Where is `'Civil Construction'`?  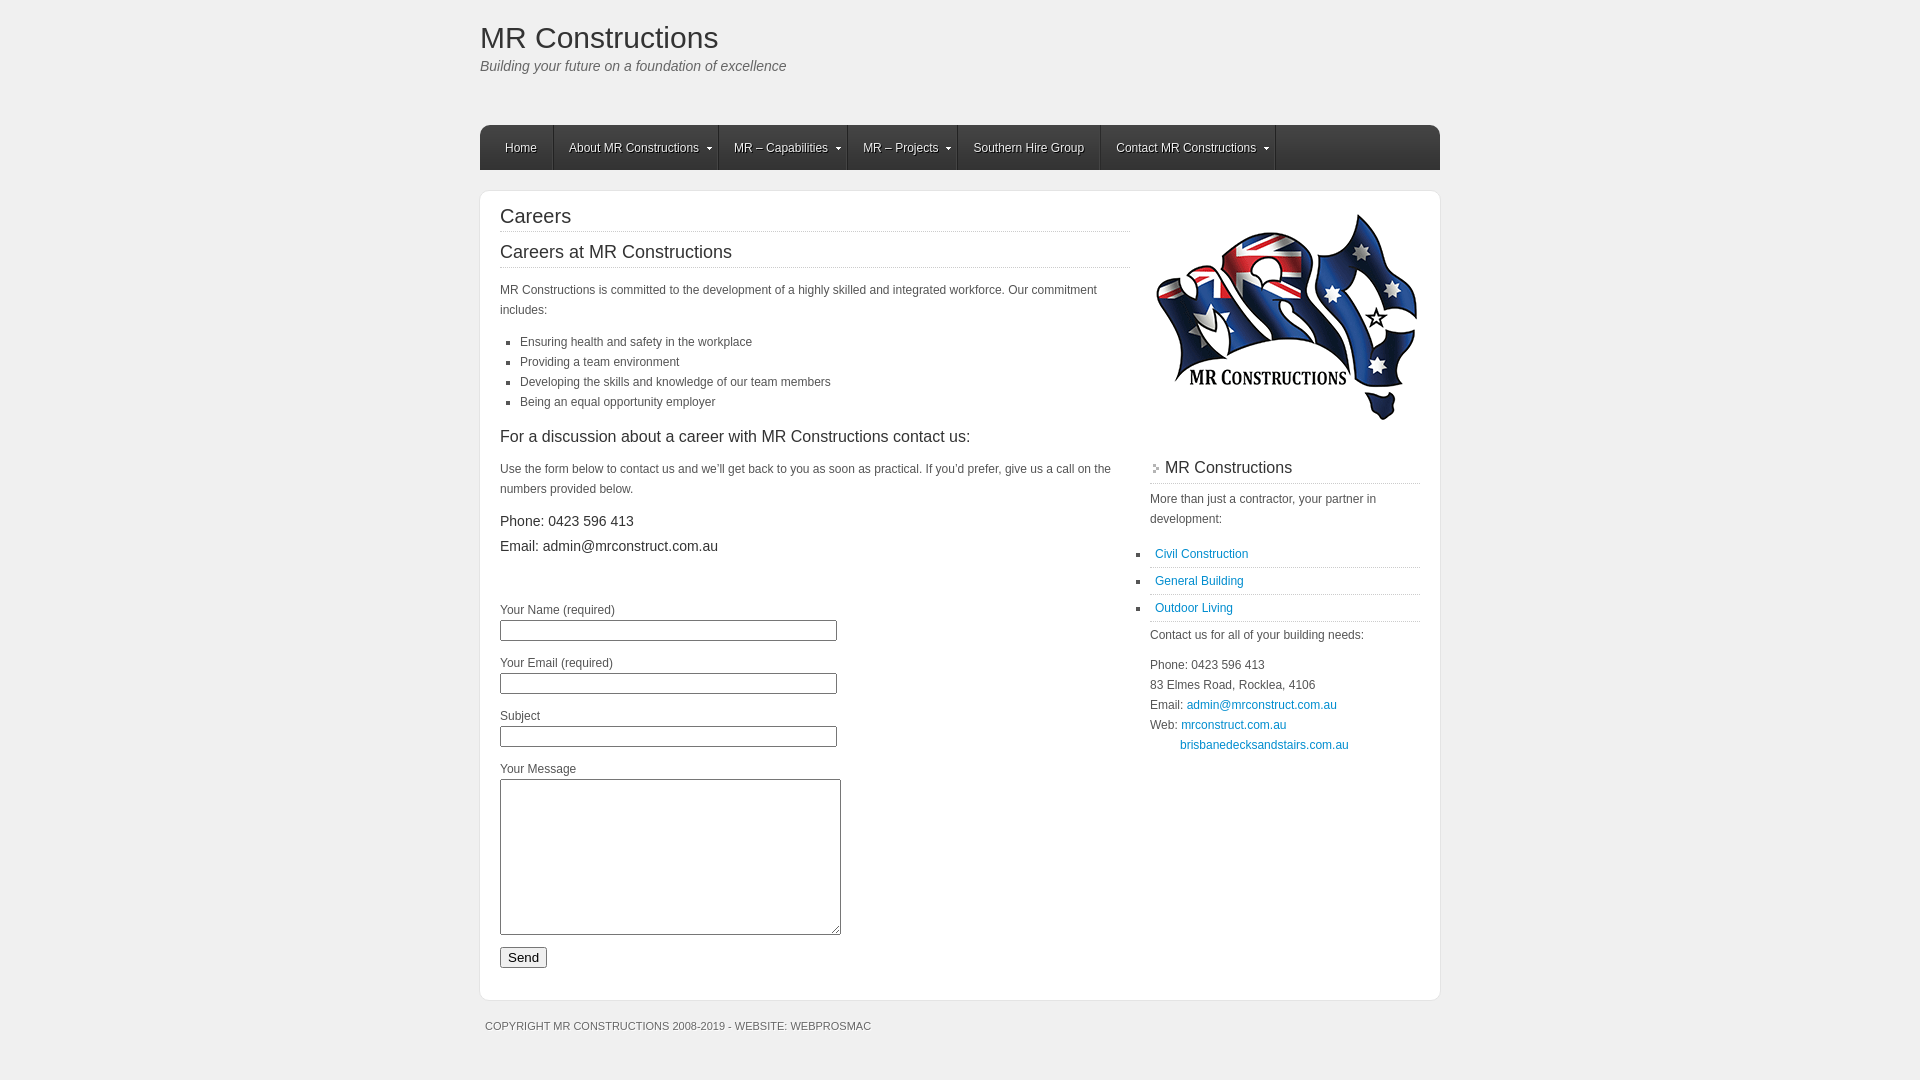 'Civil Construction' is located at coordinates (1155, 554).